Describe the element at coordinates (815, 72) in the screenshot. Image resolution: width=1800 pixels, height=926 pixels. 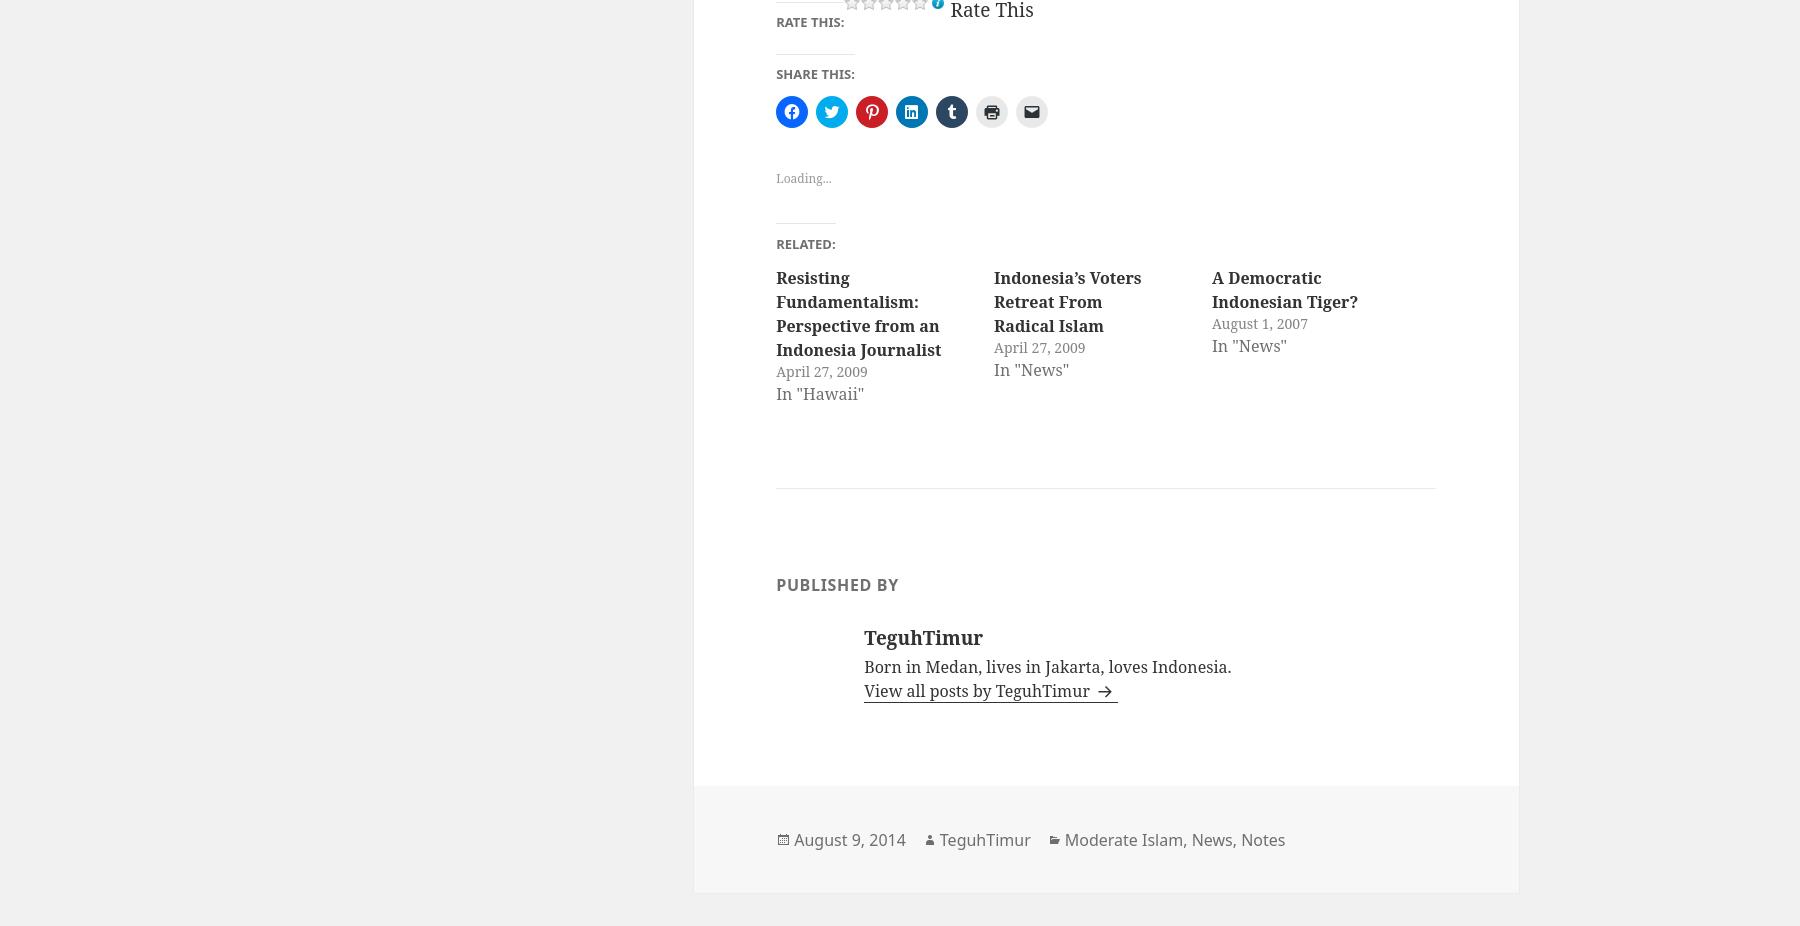
I see `'Share this:'` at that location.